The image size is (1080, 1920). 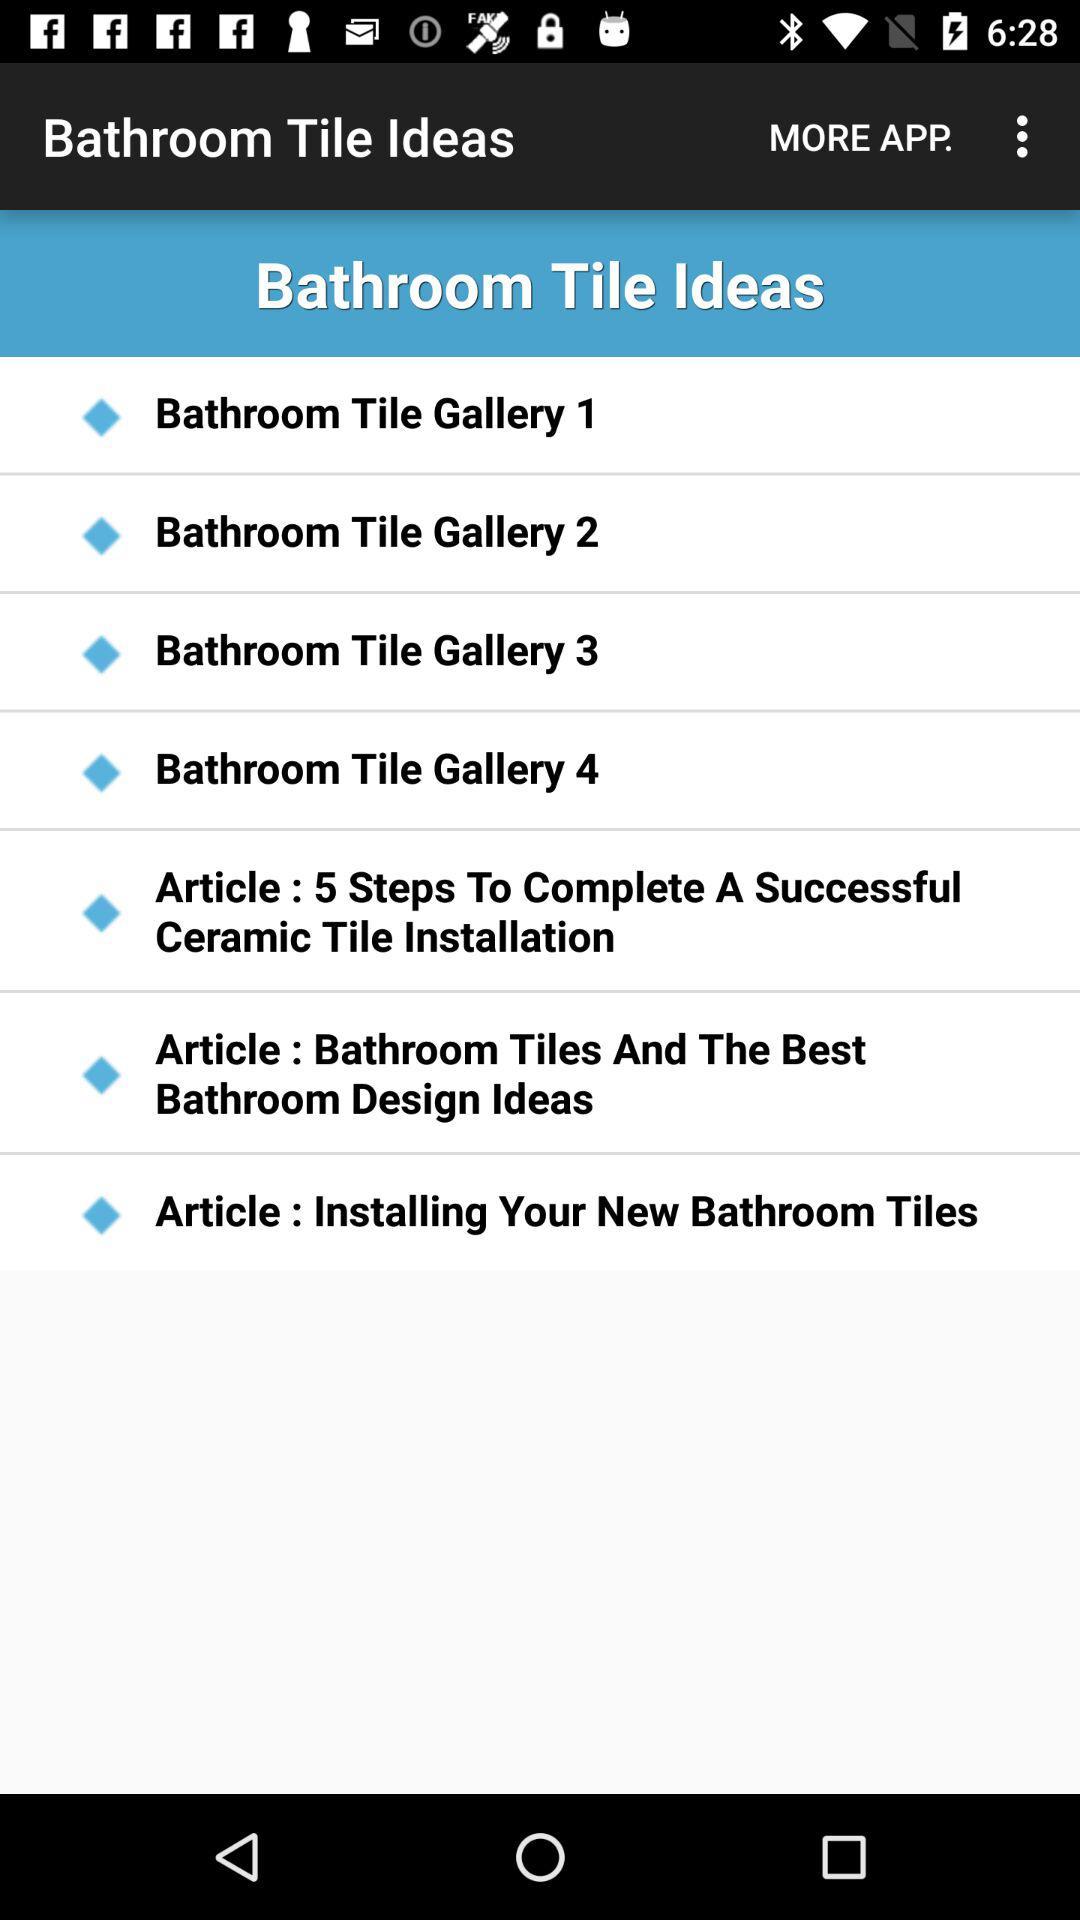 I want to click on icon above bathroom tile ideas app, so click(x=860, y=135).